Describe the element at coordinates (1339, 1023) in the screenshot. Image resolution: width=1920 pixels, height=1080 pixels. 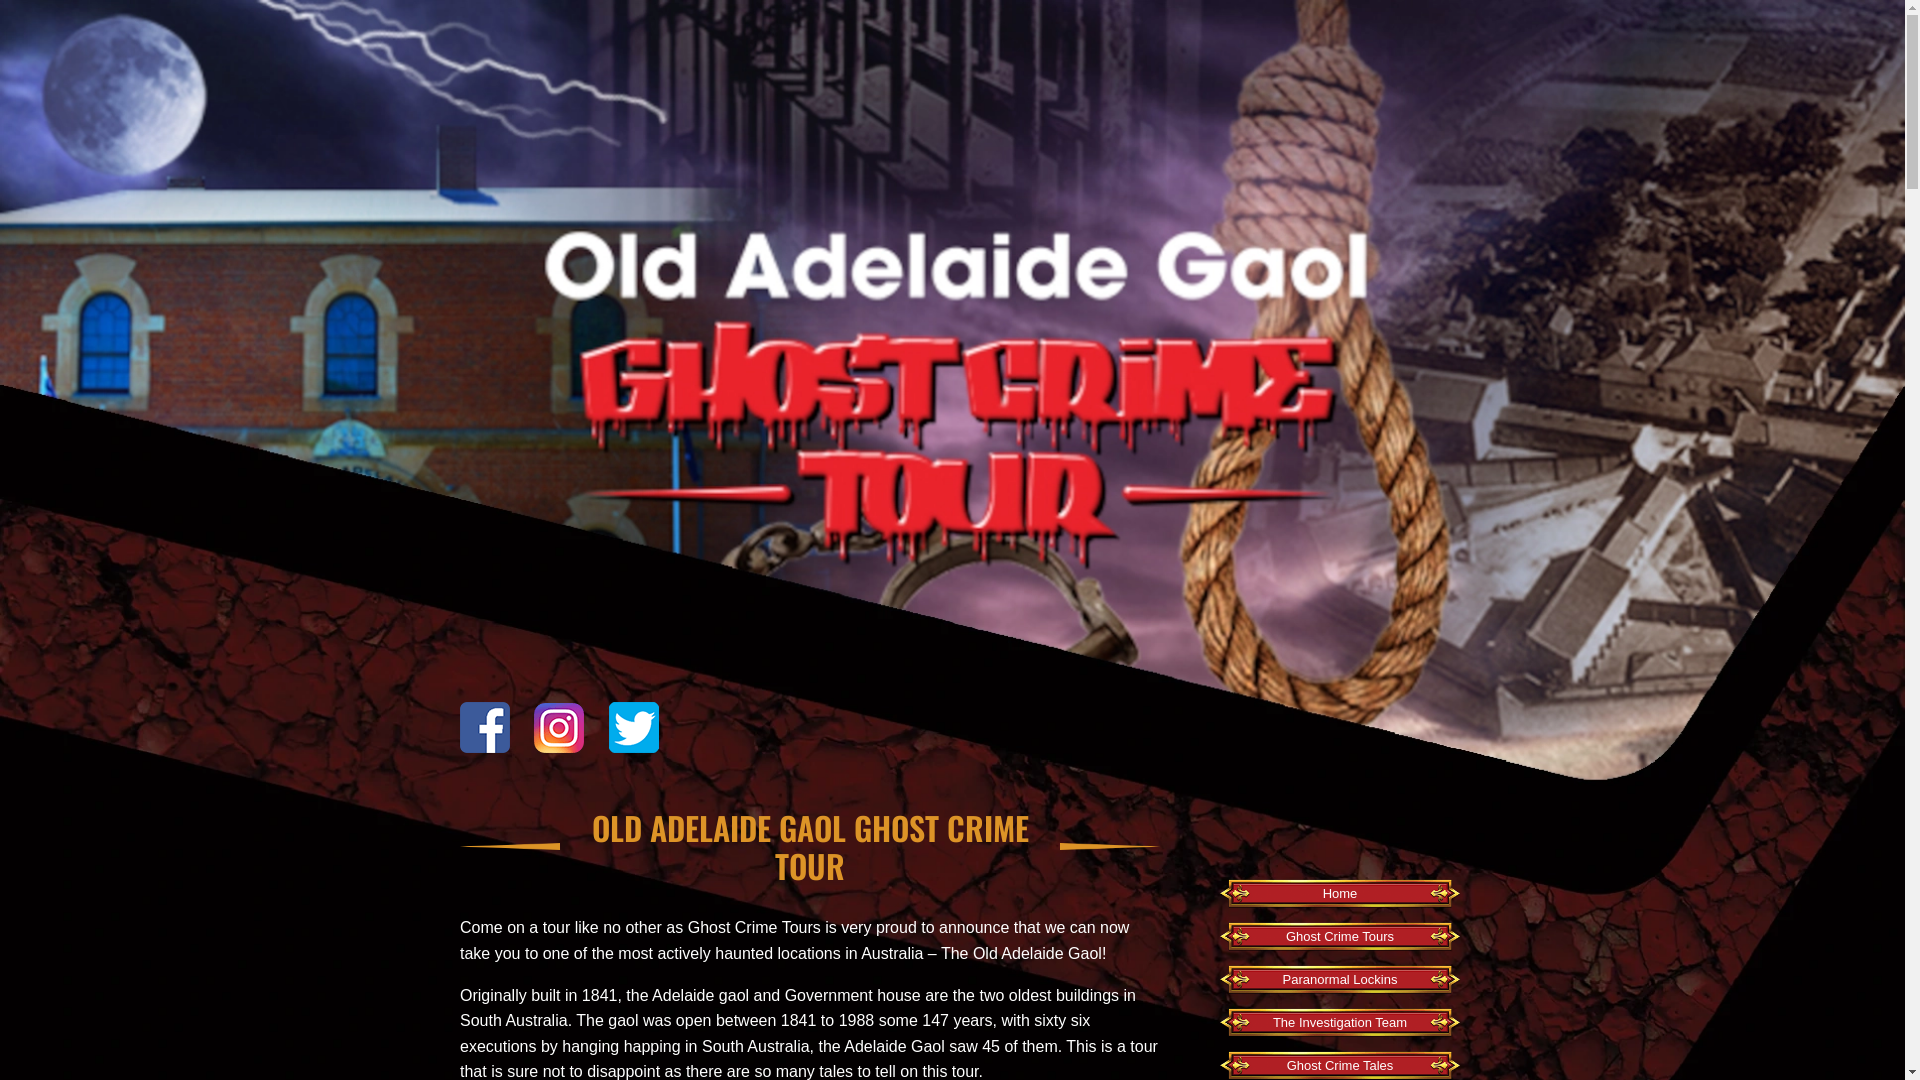
I see `'The Investigation Team'` at that location.